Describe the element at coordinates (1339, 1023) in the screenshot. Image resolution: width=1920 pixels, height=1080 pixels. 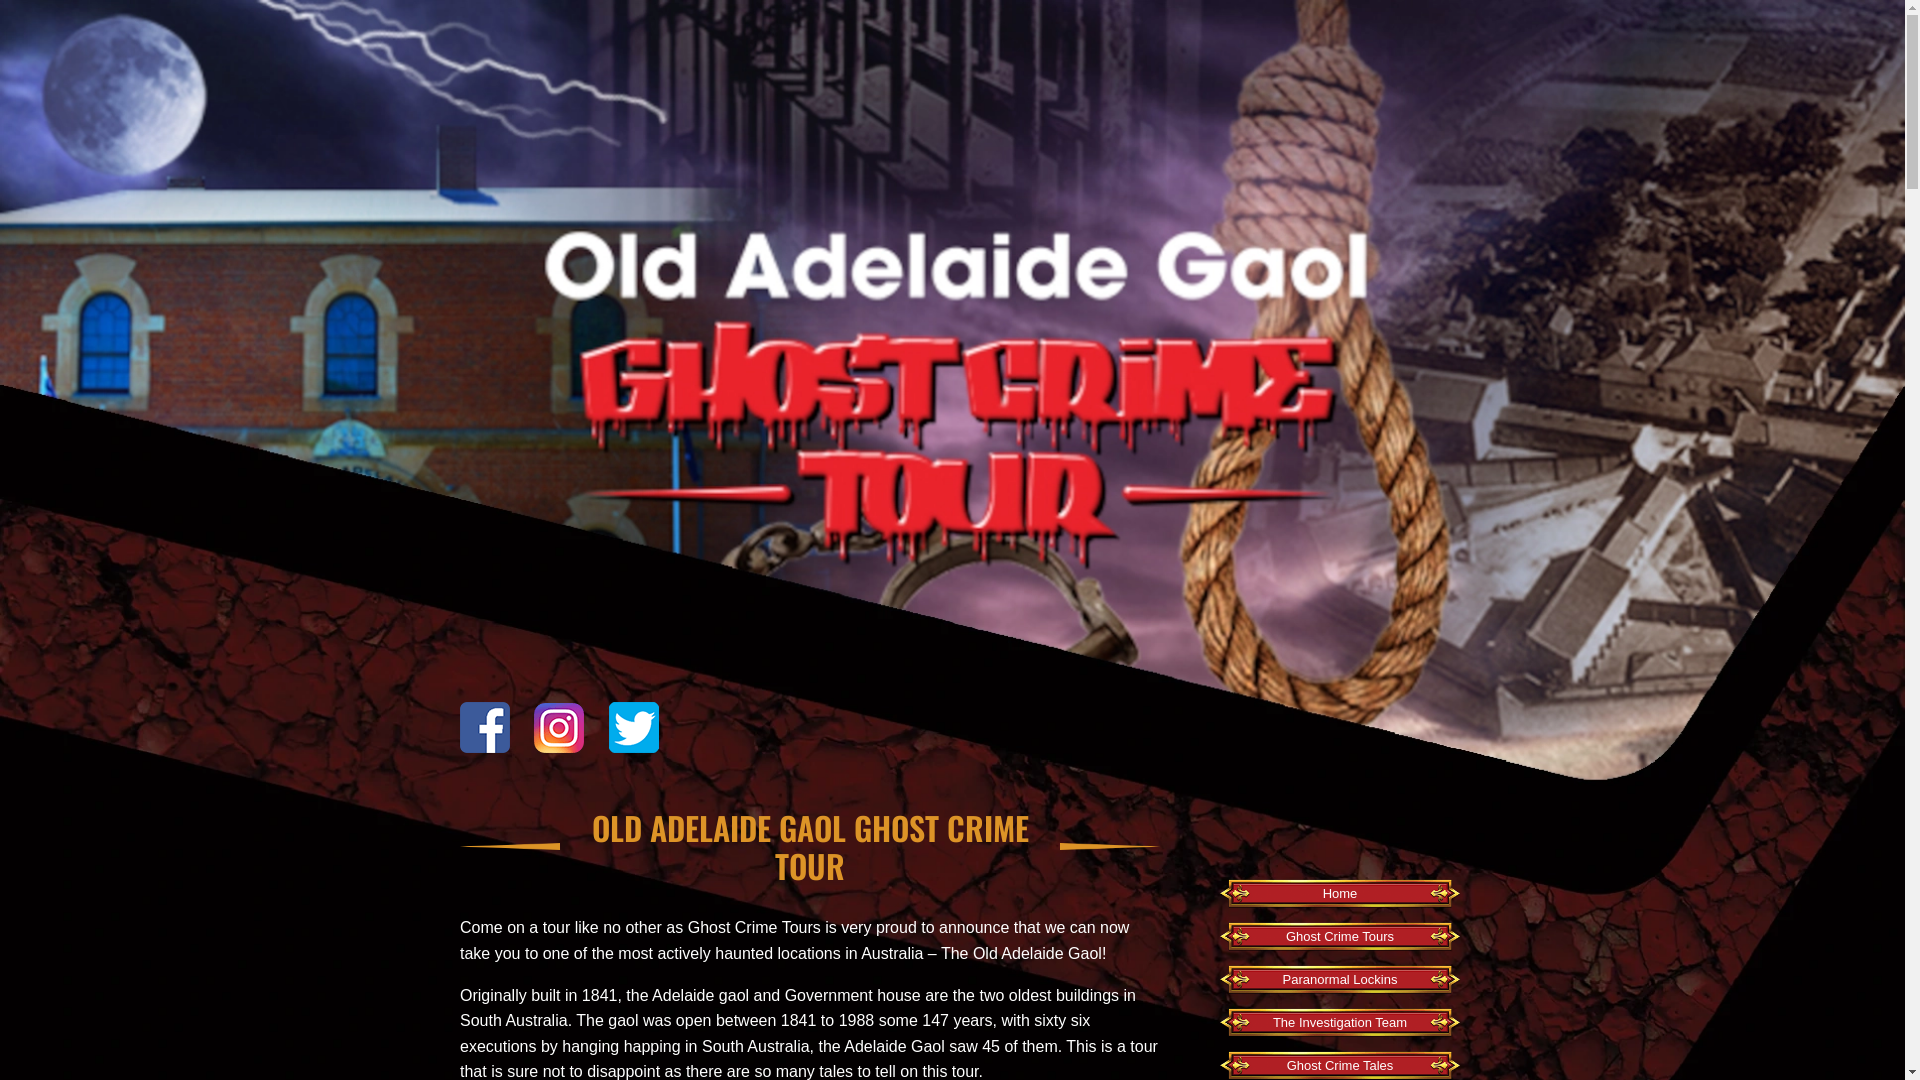
I see `'The Investigation Team'` at that location.